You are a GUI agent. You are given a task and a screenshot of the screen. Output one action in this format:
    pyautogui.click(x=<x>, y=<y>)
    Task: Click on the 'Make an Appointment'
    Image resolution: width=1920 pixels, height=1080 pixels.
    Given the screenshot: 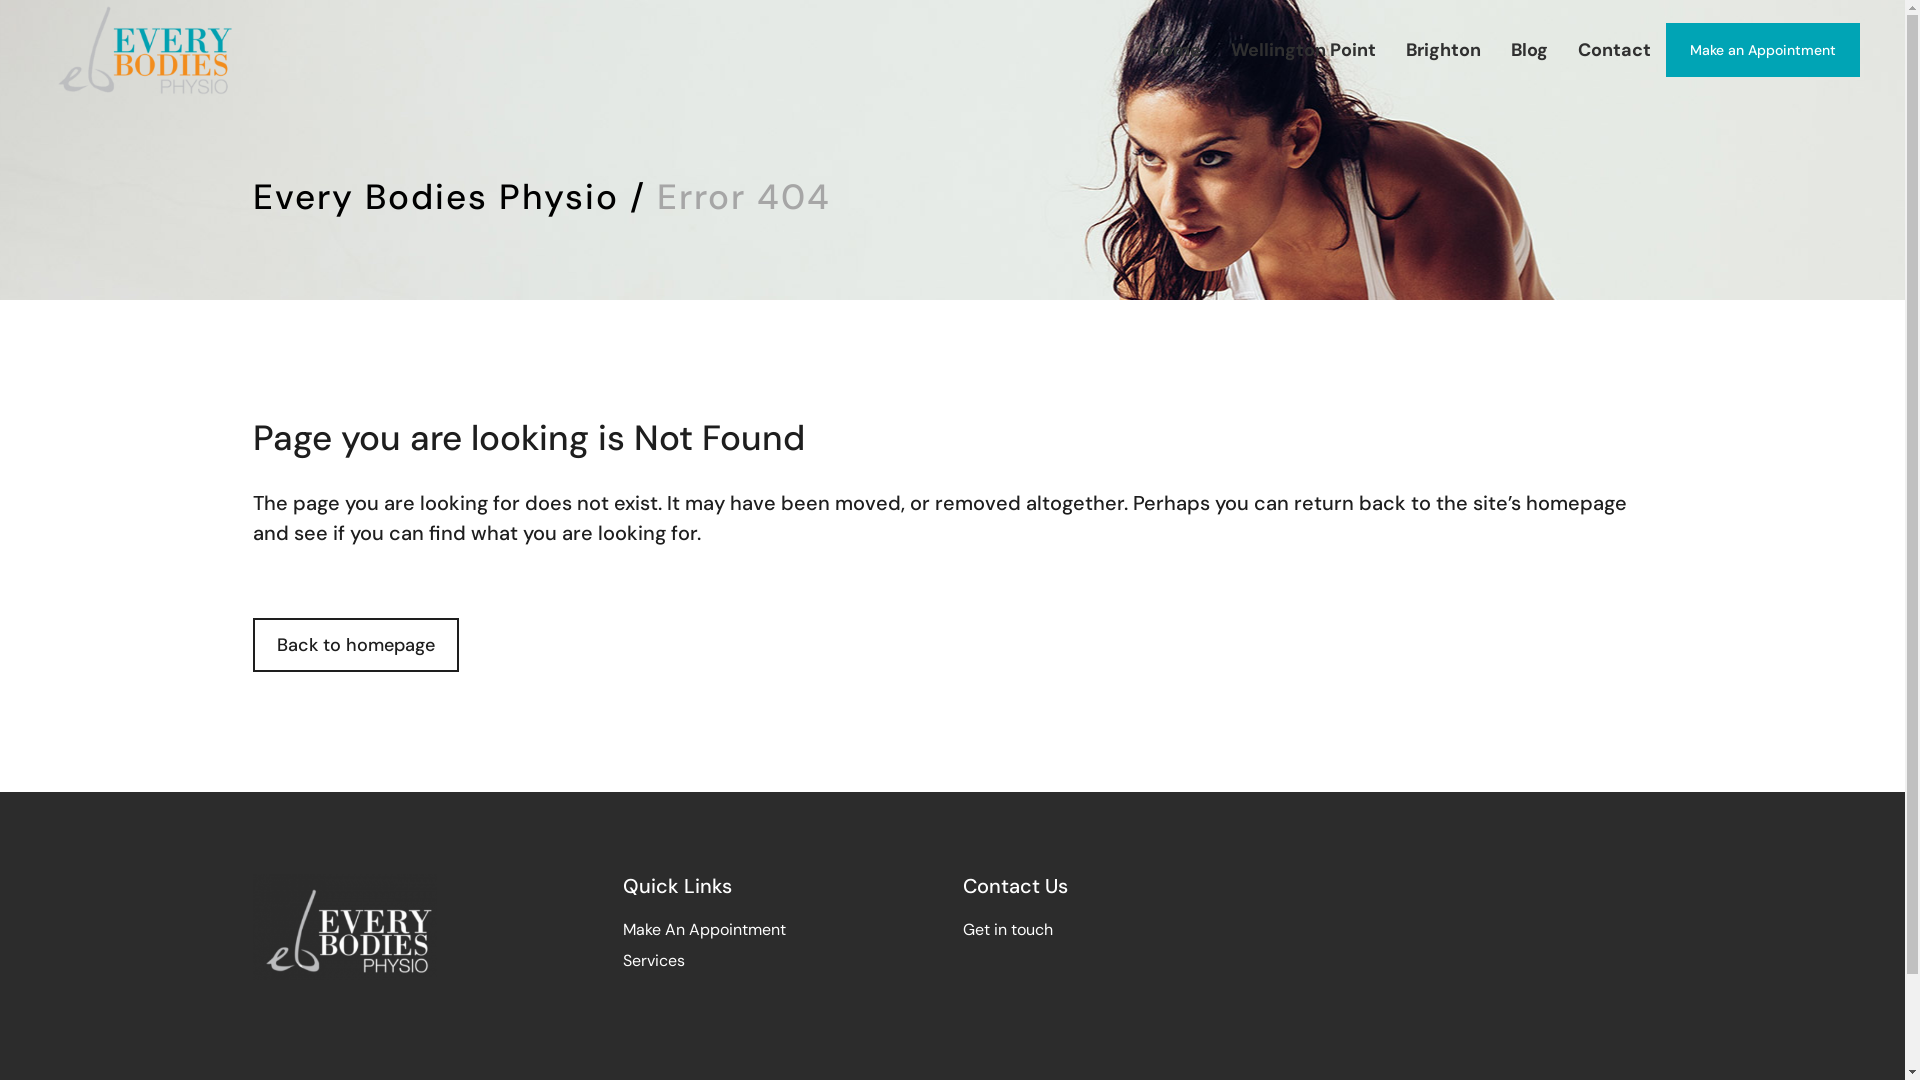 What is the action you would take?
    pyautogui.click(x=1762, y=49)
    